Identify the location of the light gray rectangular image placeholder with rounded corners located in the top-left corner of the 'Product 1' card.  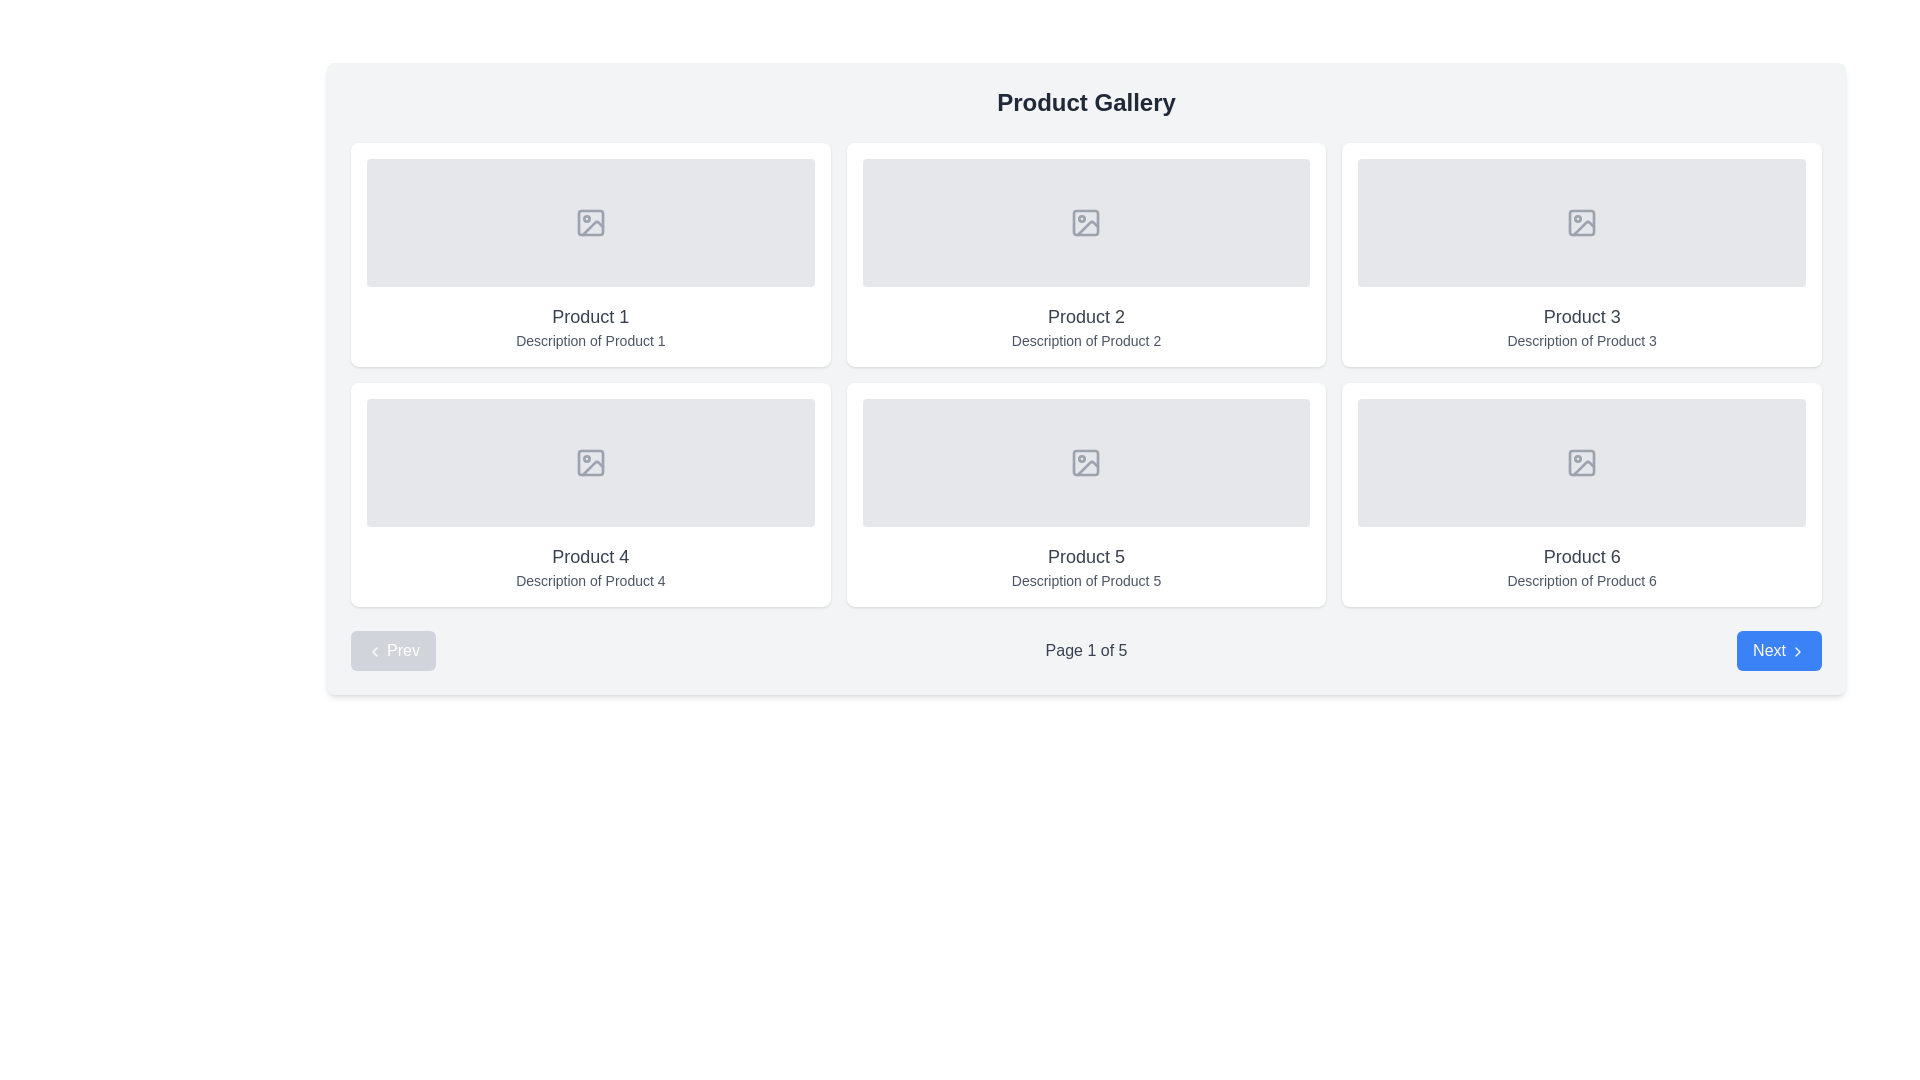
(589, 223).